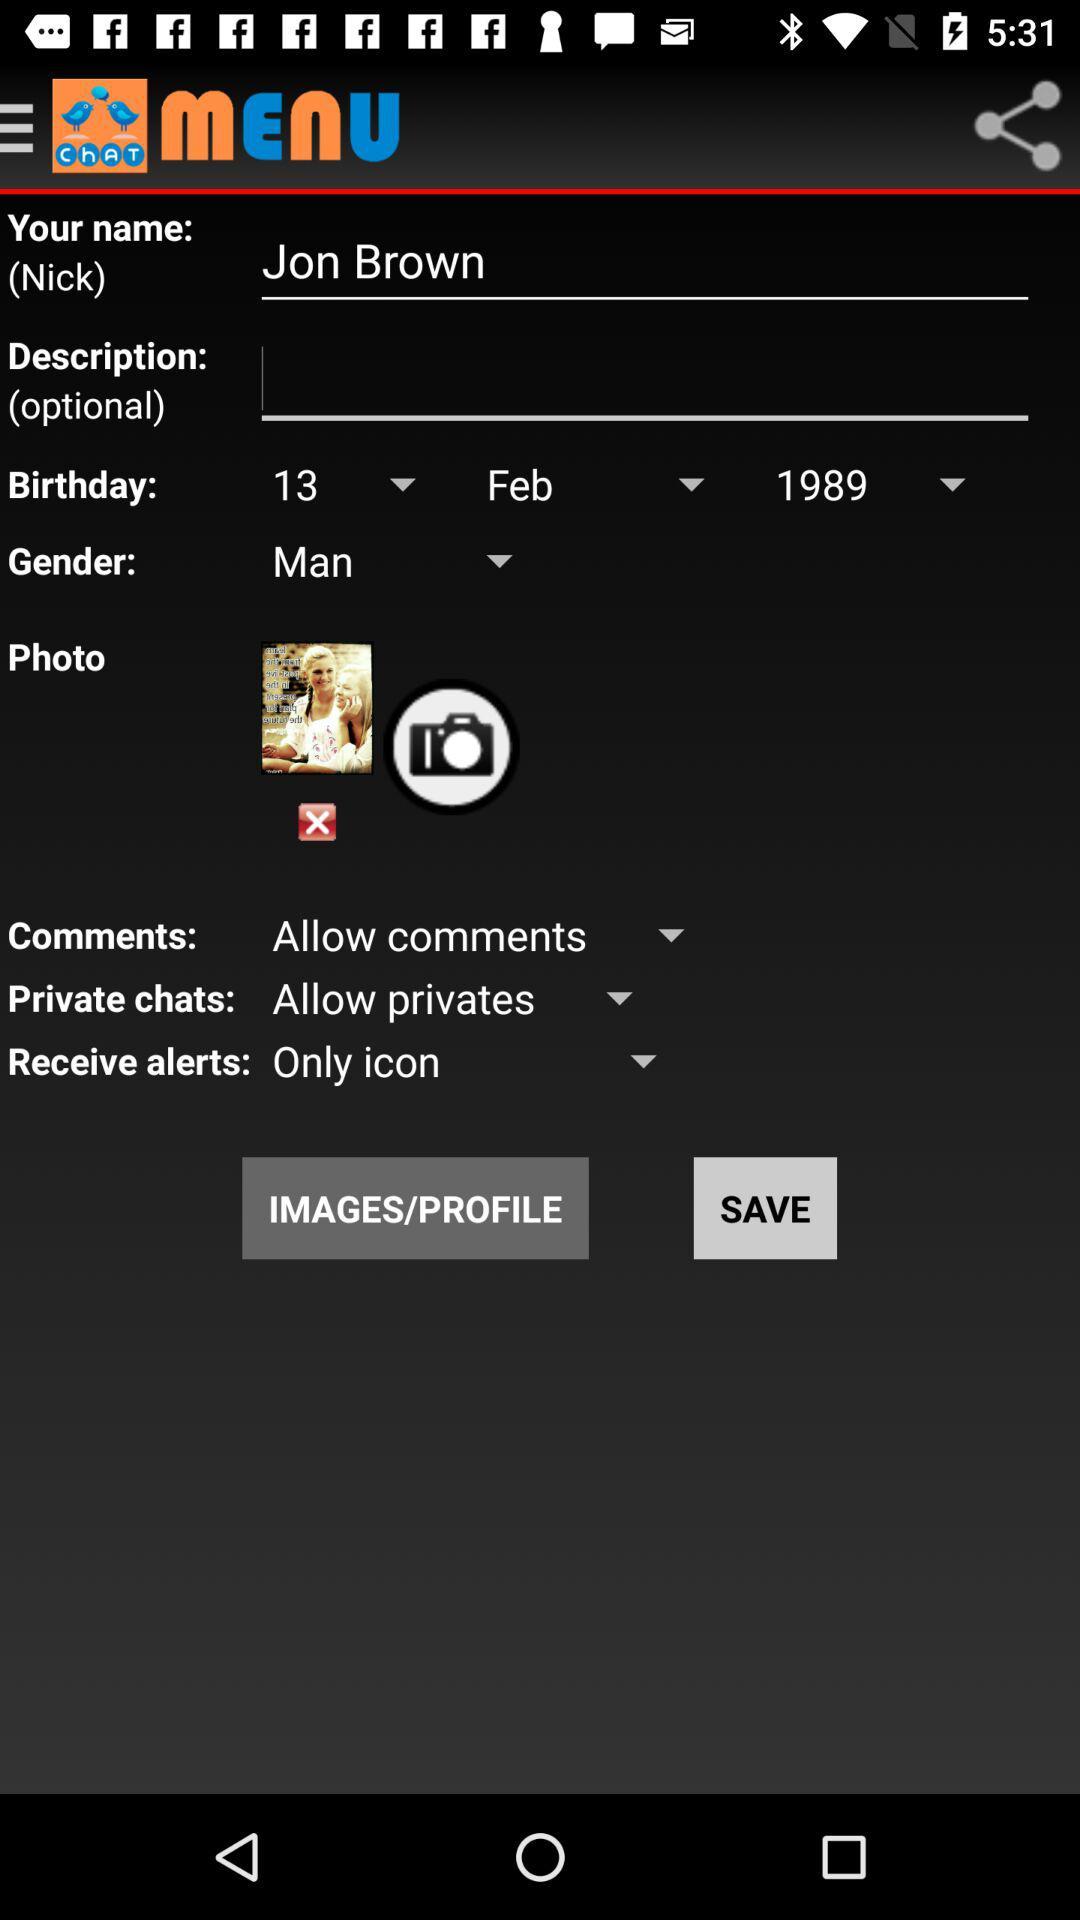 This screenshot has width=1080, height=1920. What do you see at coordinates (316, 822) in the screenshot?
I see `delete the photo` at bounding box center [316, 822].